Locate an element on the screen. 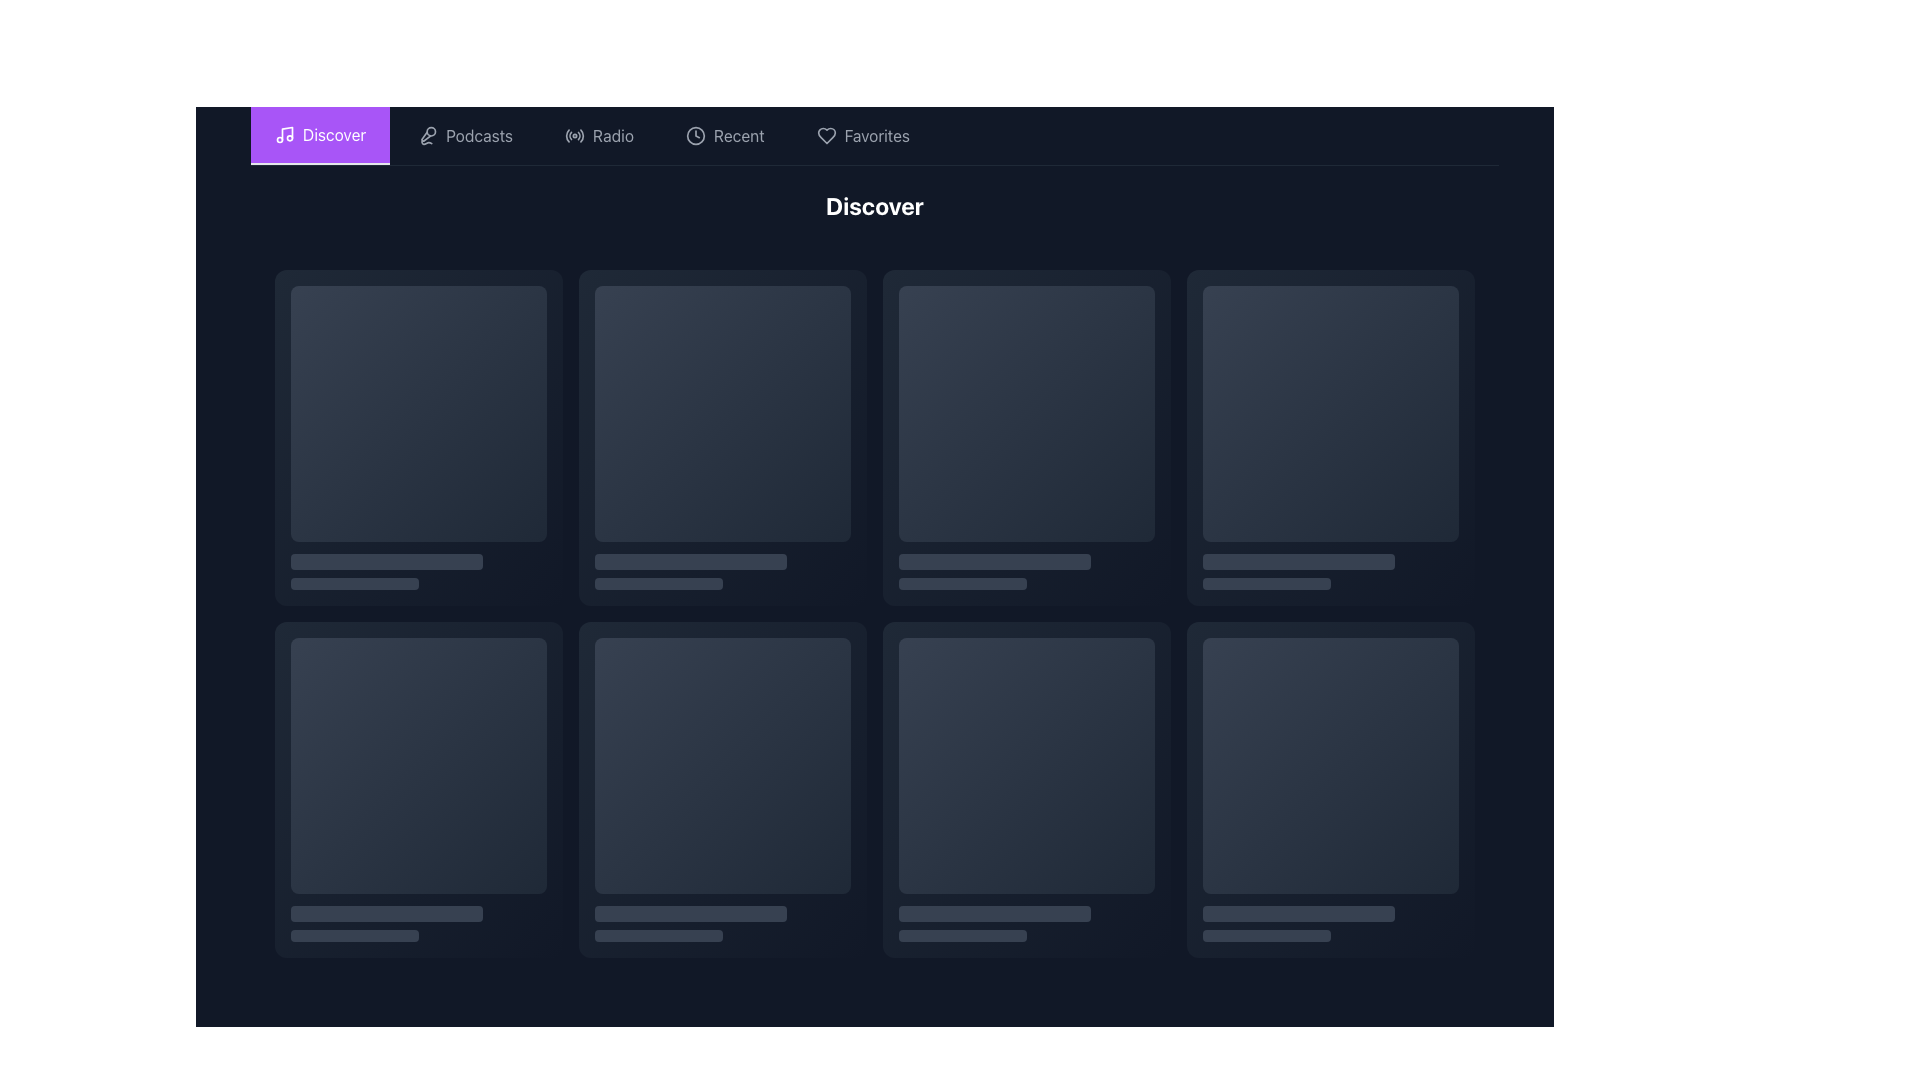  the card-shaped UI component with a gradient background in the grid layout is located at coordinates (1330, 437).